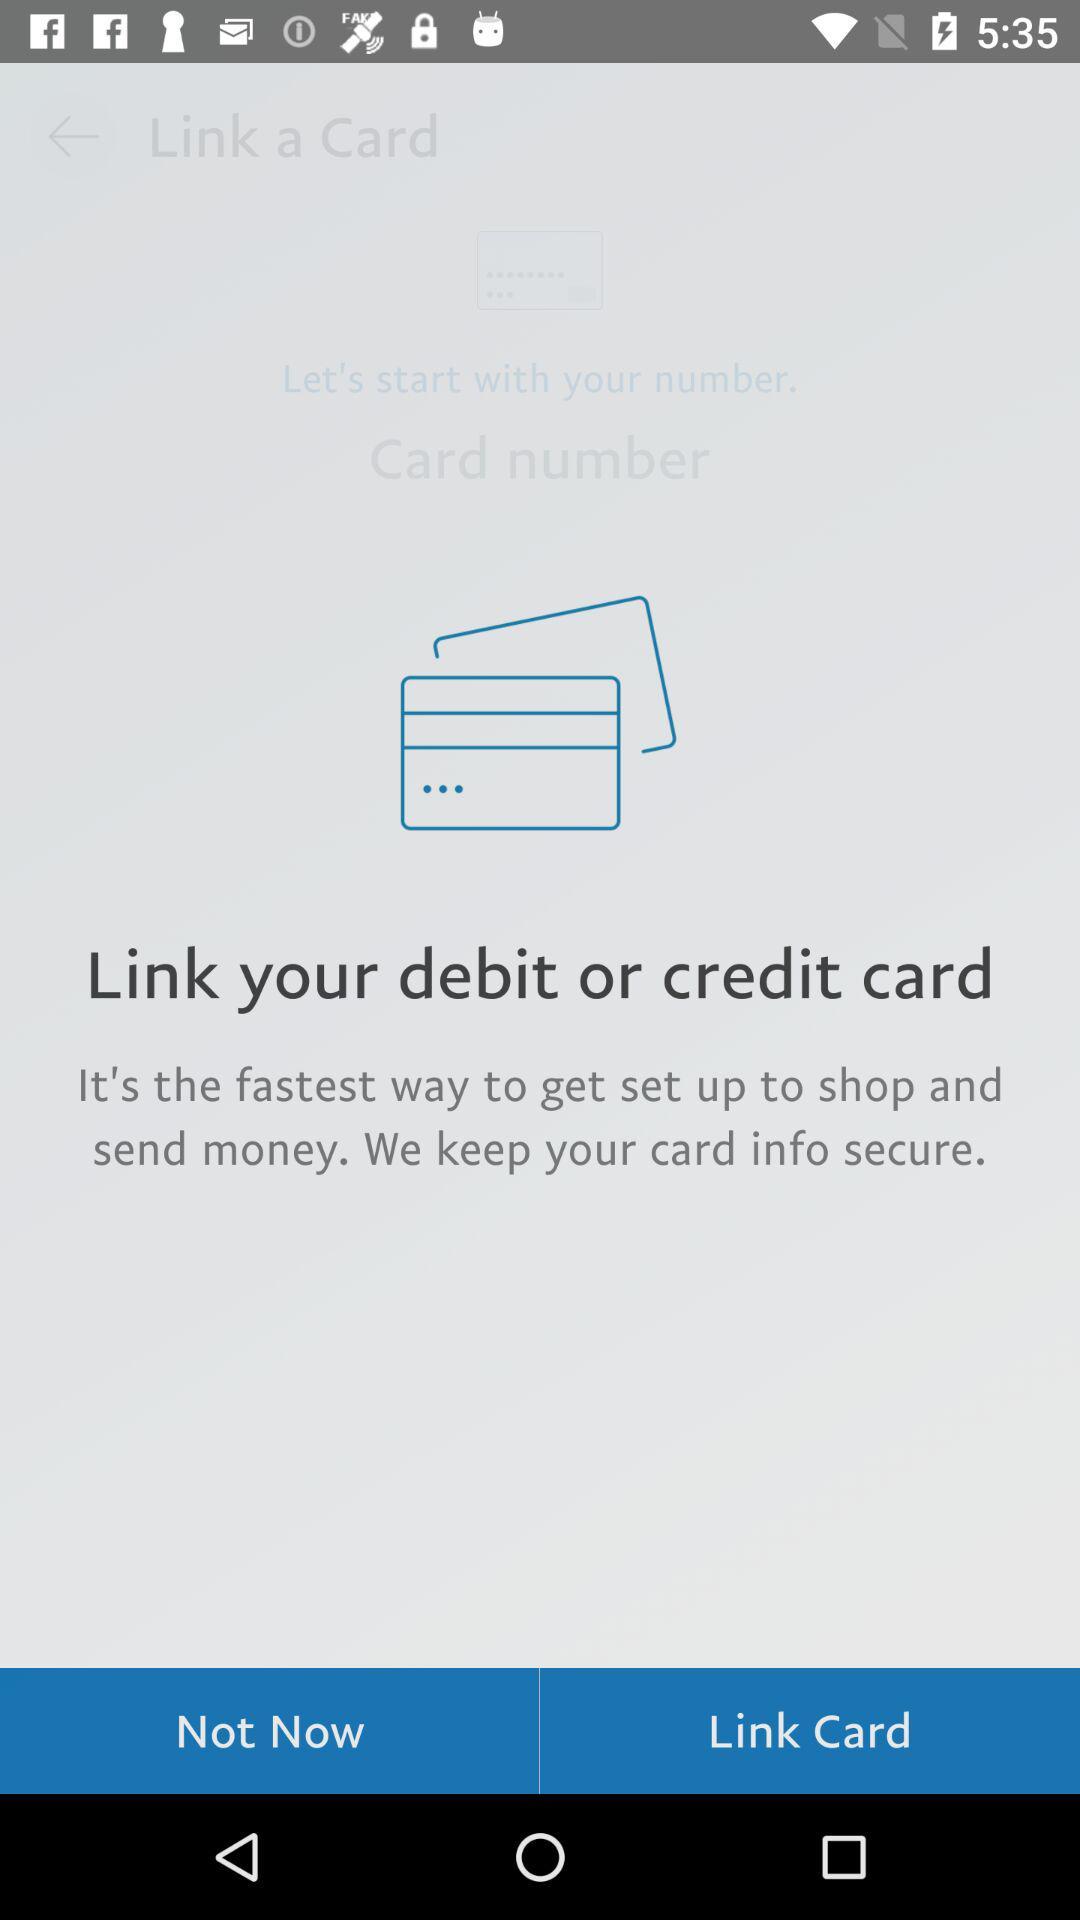 The width and height of the screenshot is (1080, 1920). I want to click on item below the it s the icon, so click(268, 1730).